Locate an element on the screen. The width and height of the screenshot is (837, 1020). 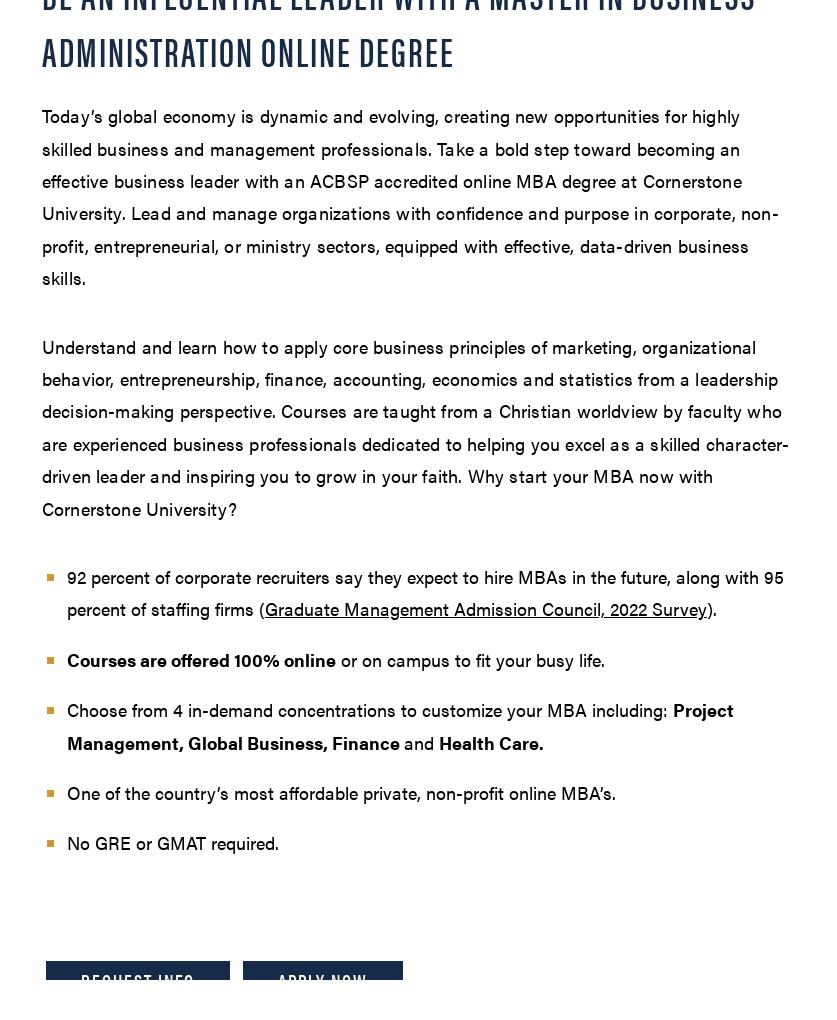
'Understand and learn how to apply core business principles of marketing, organizational behavior, entrepreneurship, finance, accounting, economics and statistics from a leadership decision-making perspective. Courses are taught from a Christian worldview by faculty who are experienced business professionals dedicated to helping you excel as a skilled character-driven leader and inspiring you to grow in your faith. Why start your MBA now with Cornerstone University?' is located at coordinates (414, 425).